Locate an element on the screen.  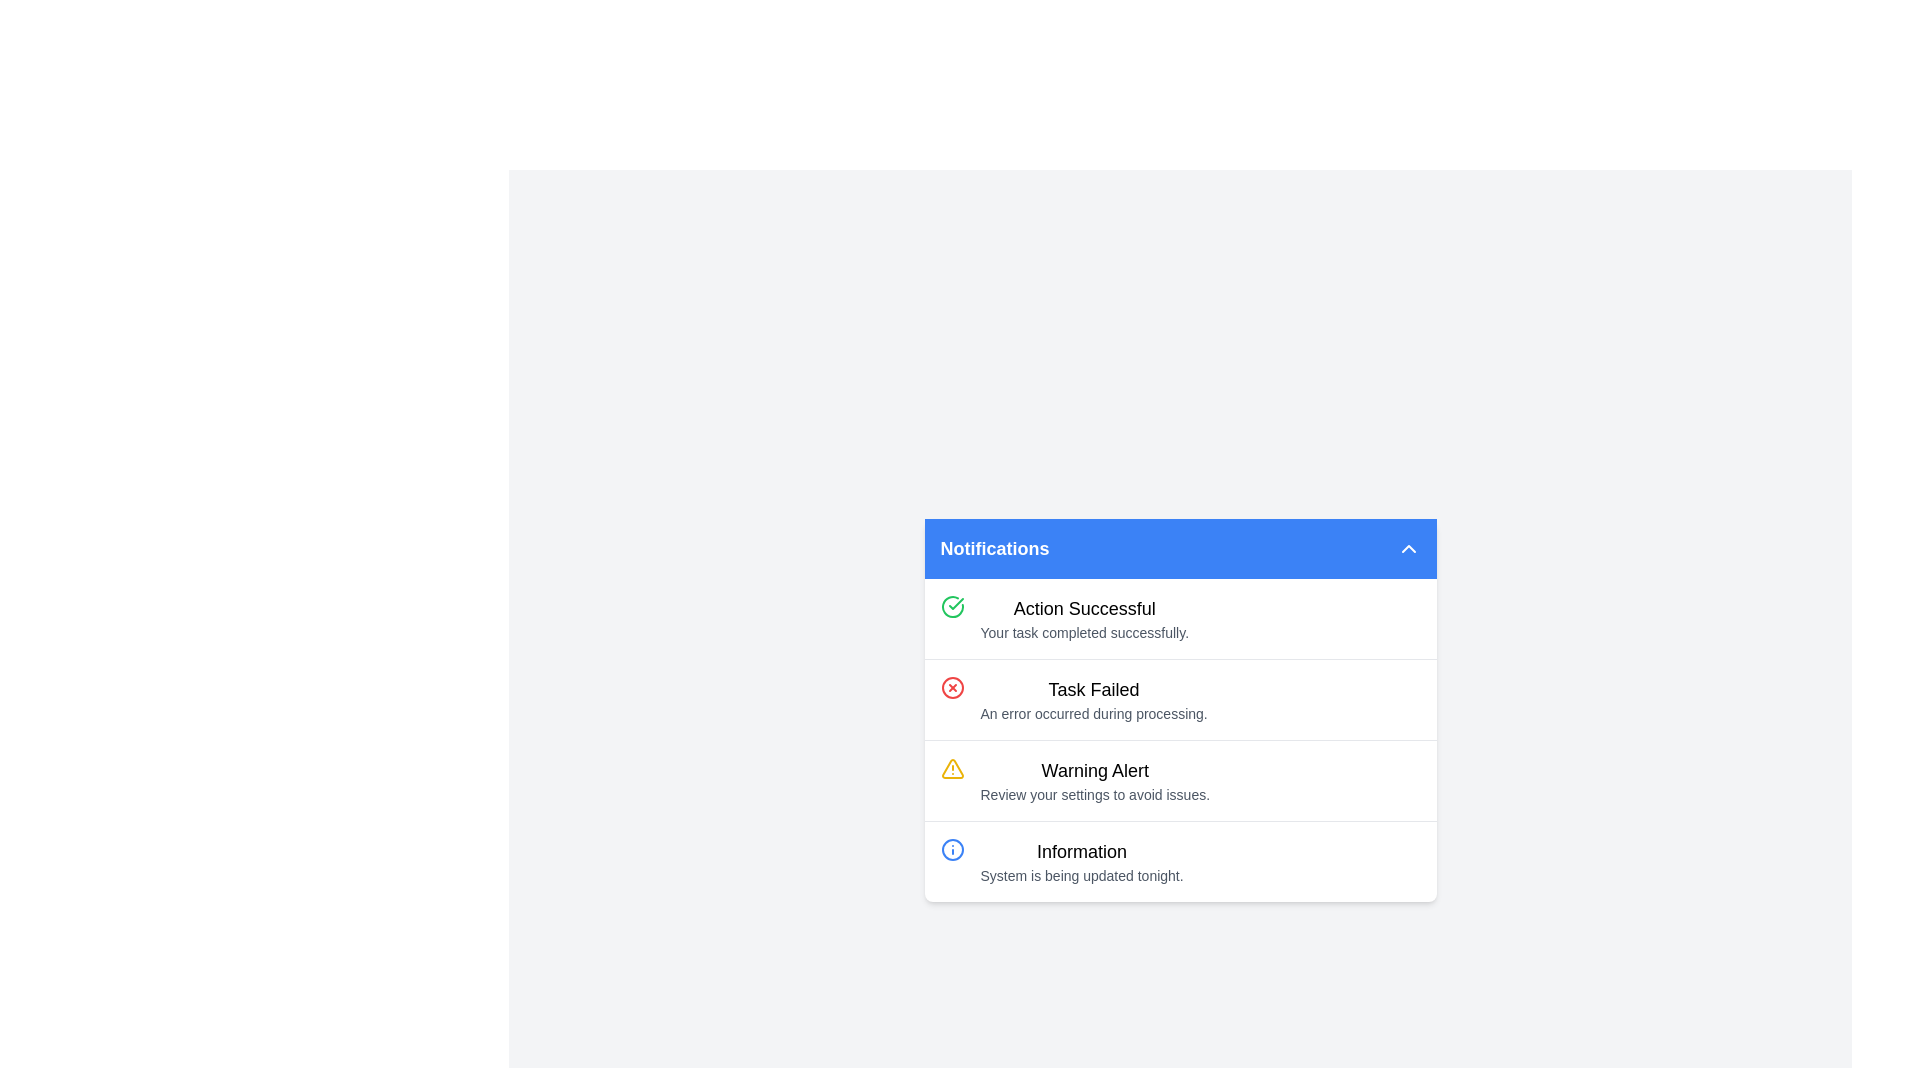
text content of the Text Label located in the second notification card, which summarizes the notification's core message above the descriptive message 'An error occurred during processing.' is located at coordinates (1093, 688).